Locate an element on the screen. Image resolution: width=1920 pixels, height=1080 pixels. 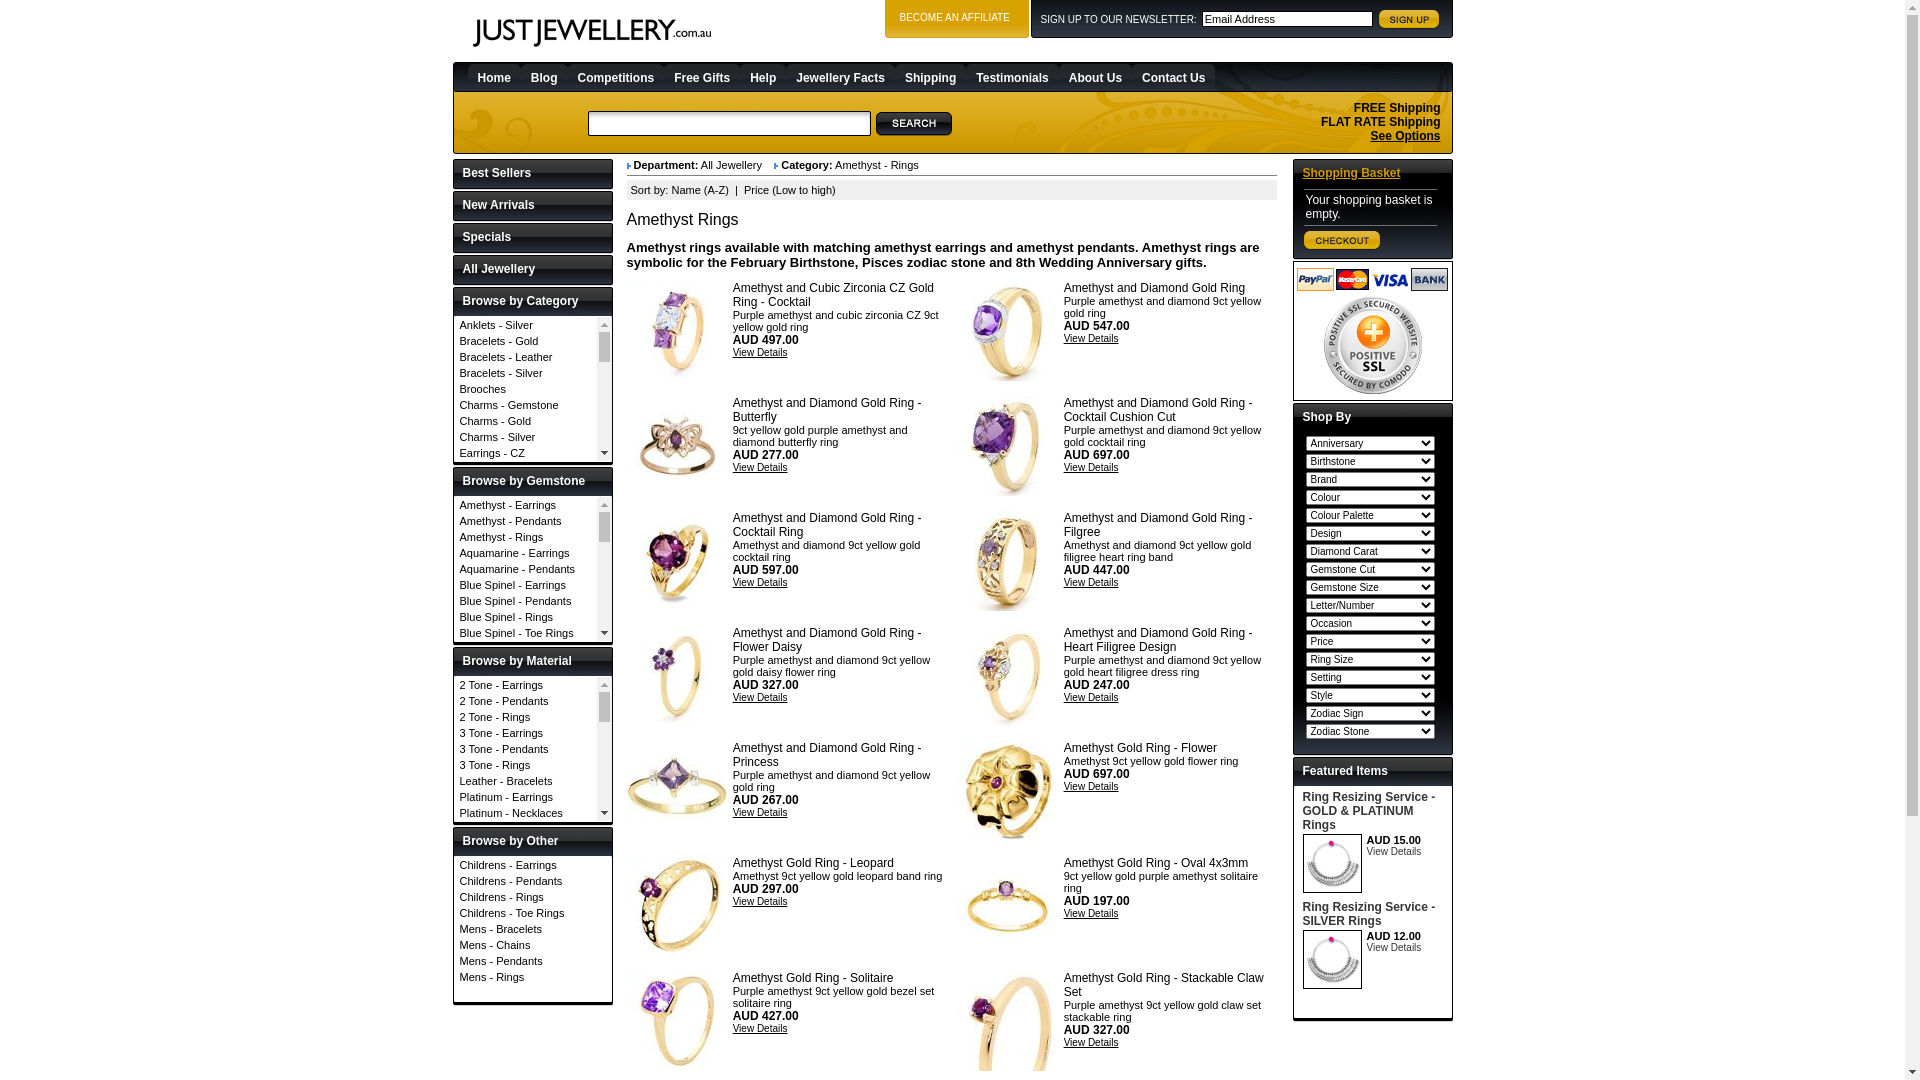
'Amethyst and Diamond Gold Ring - Filgree' is located at coordinates (1158, 523).